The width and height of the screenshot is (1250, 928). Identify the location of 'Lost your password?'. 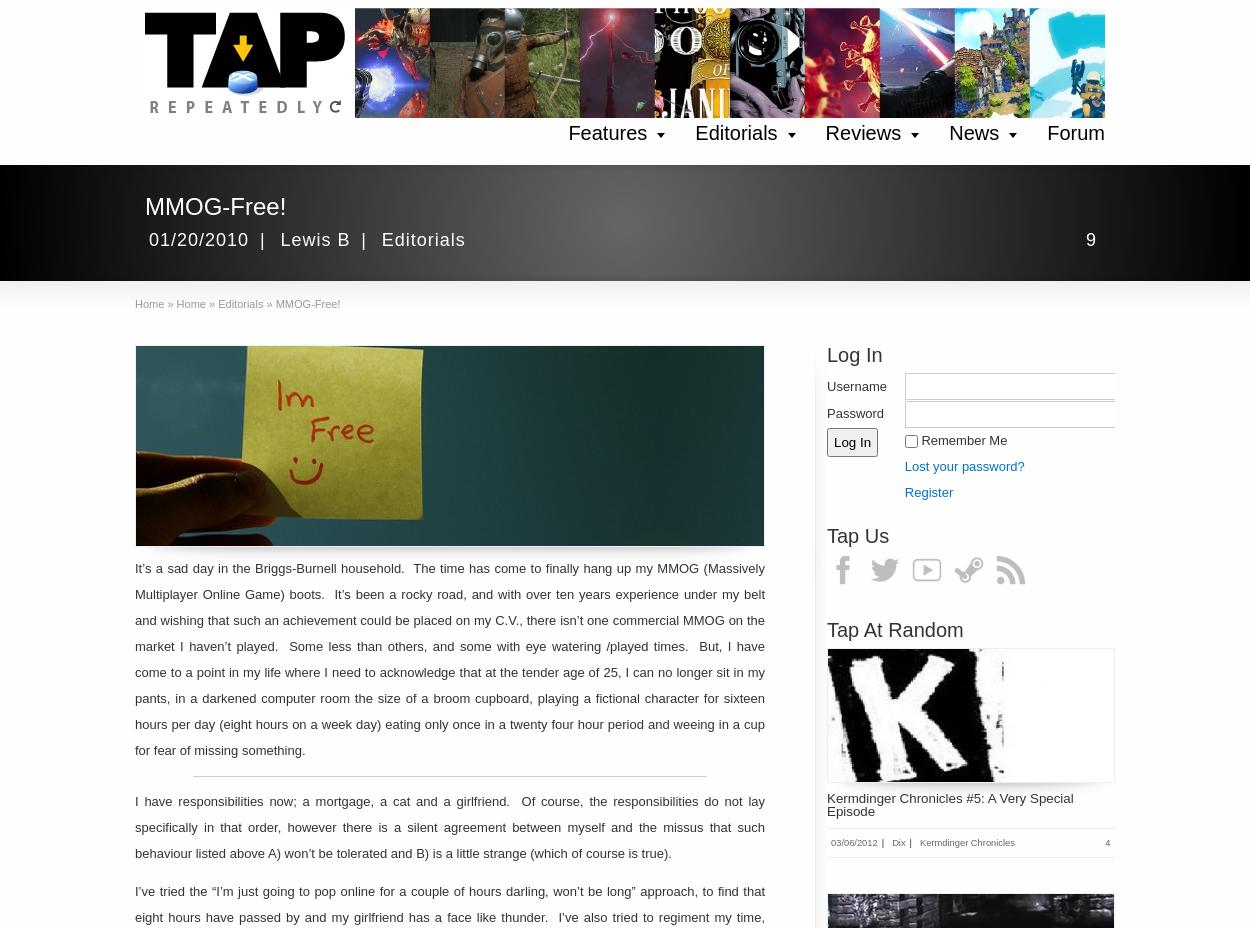
(963, 464).